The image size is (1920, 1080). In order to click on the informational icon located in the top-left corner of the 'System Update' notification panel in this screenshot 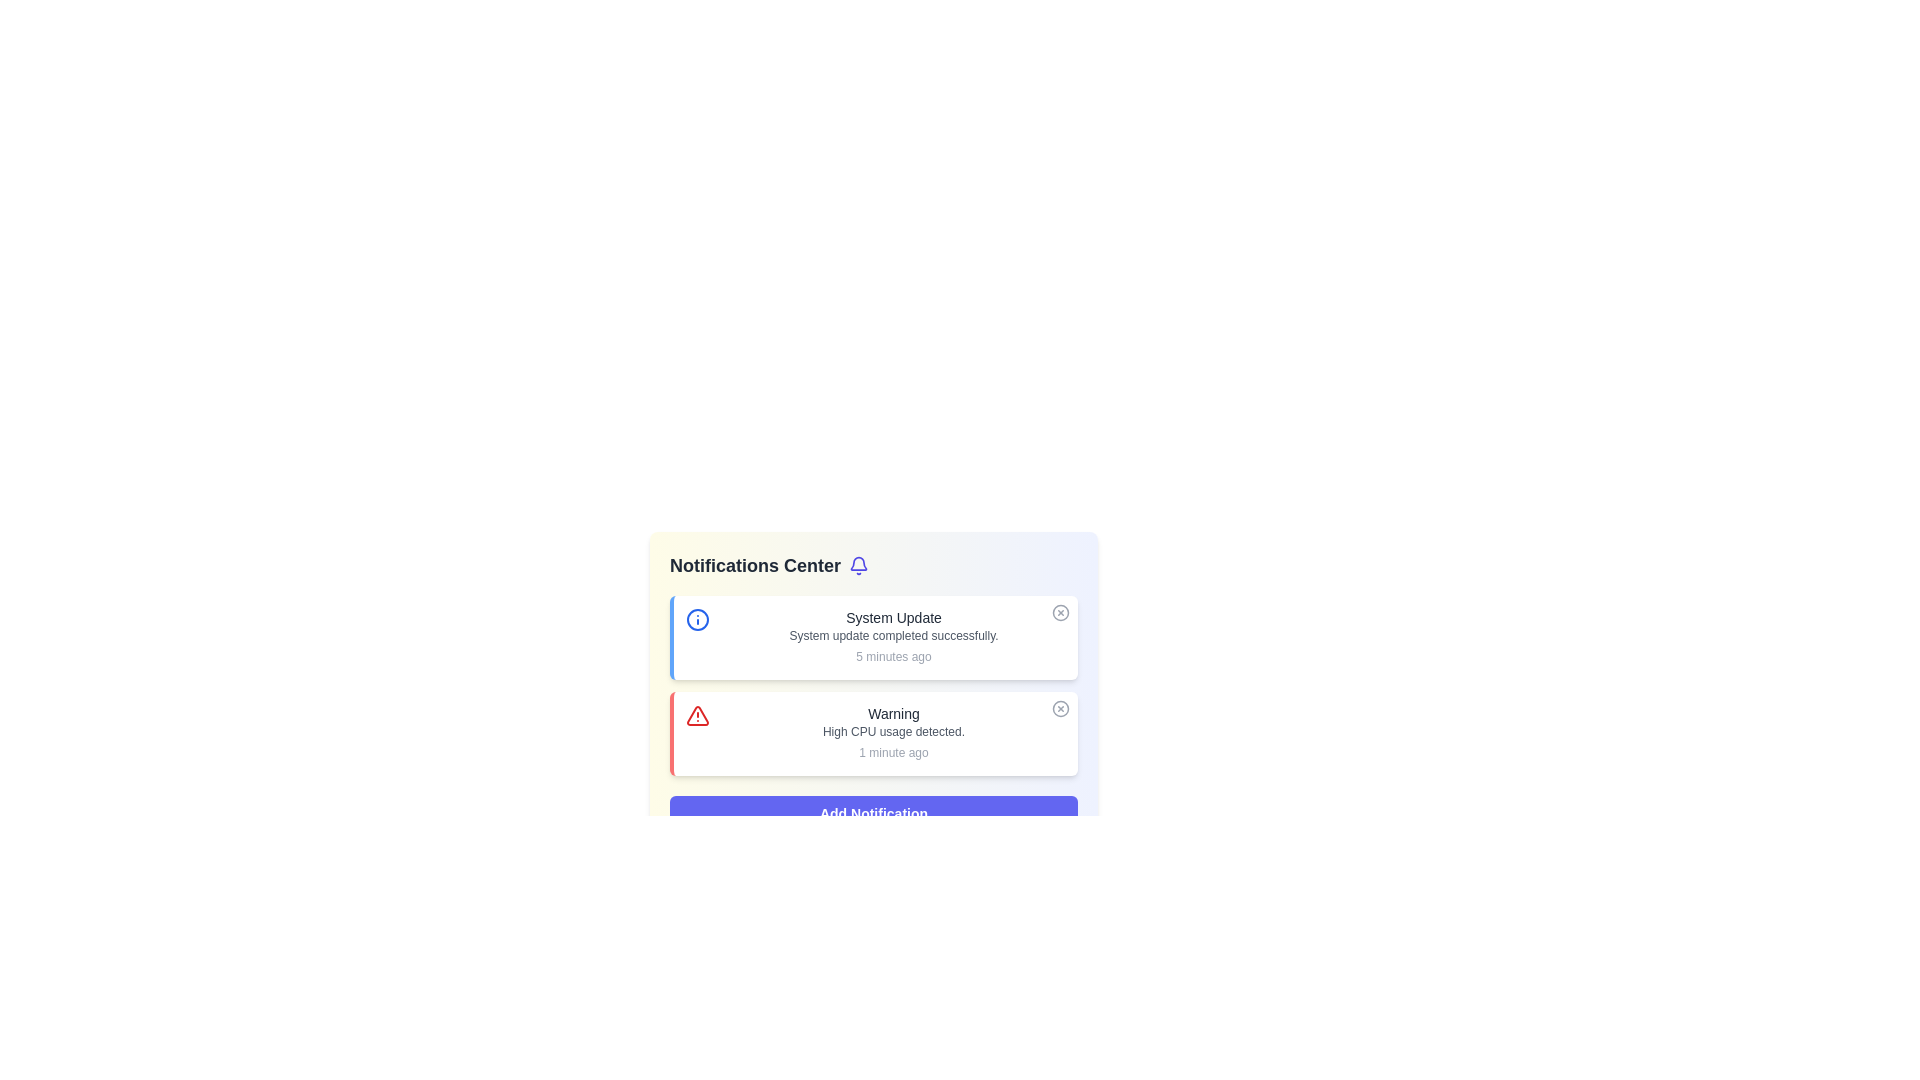, I will do `click(697, 619)`.